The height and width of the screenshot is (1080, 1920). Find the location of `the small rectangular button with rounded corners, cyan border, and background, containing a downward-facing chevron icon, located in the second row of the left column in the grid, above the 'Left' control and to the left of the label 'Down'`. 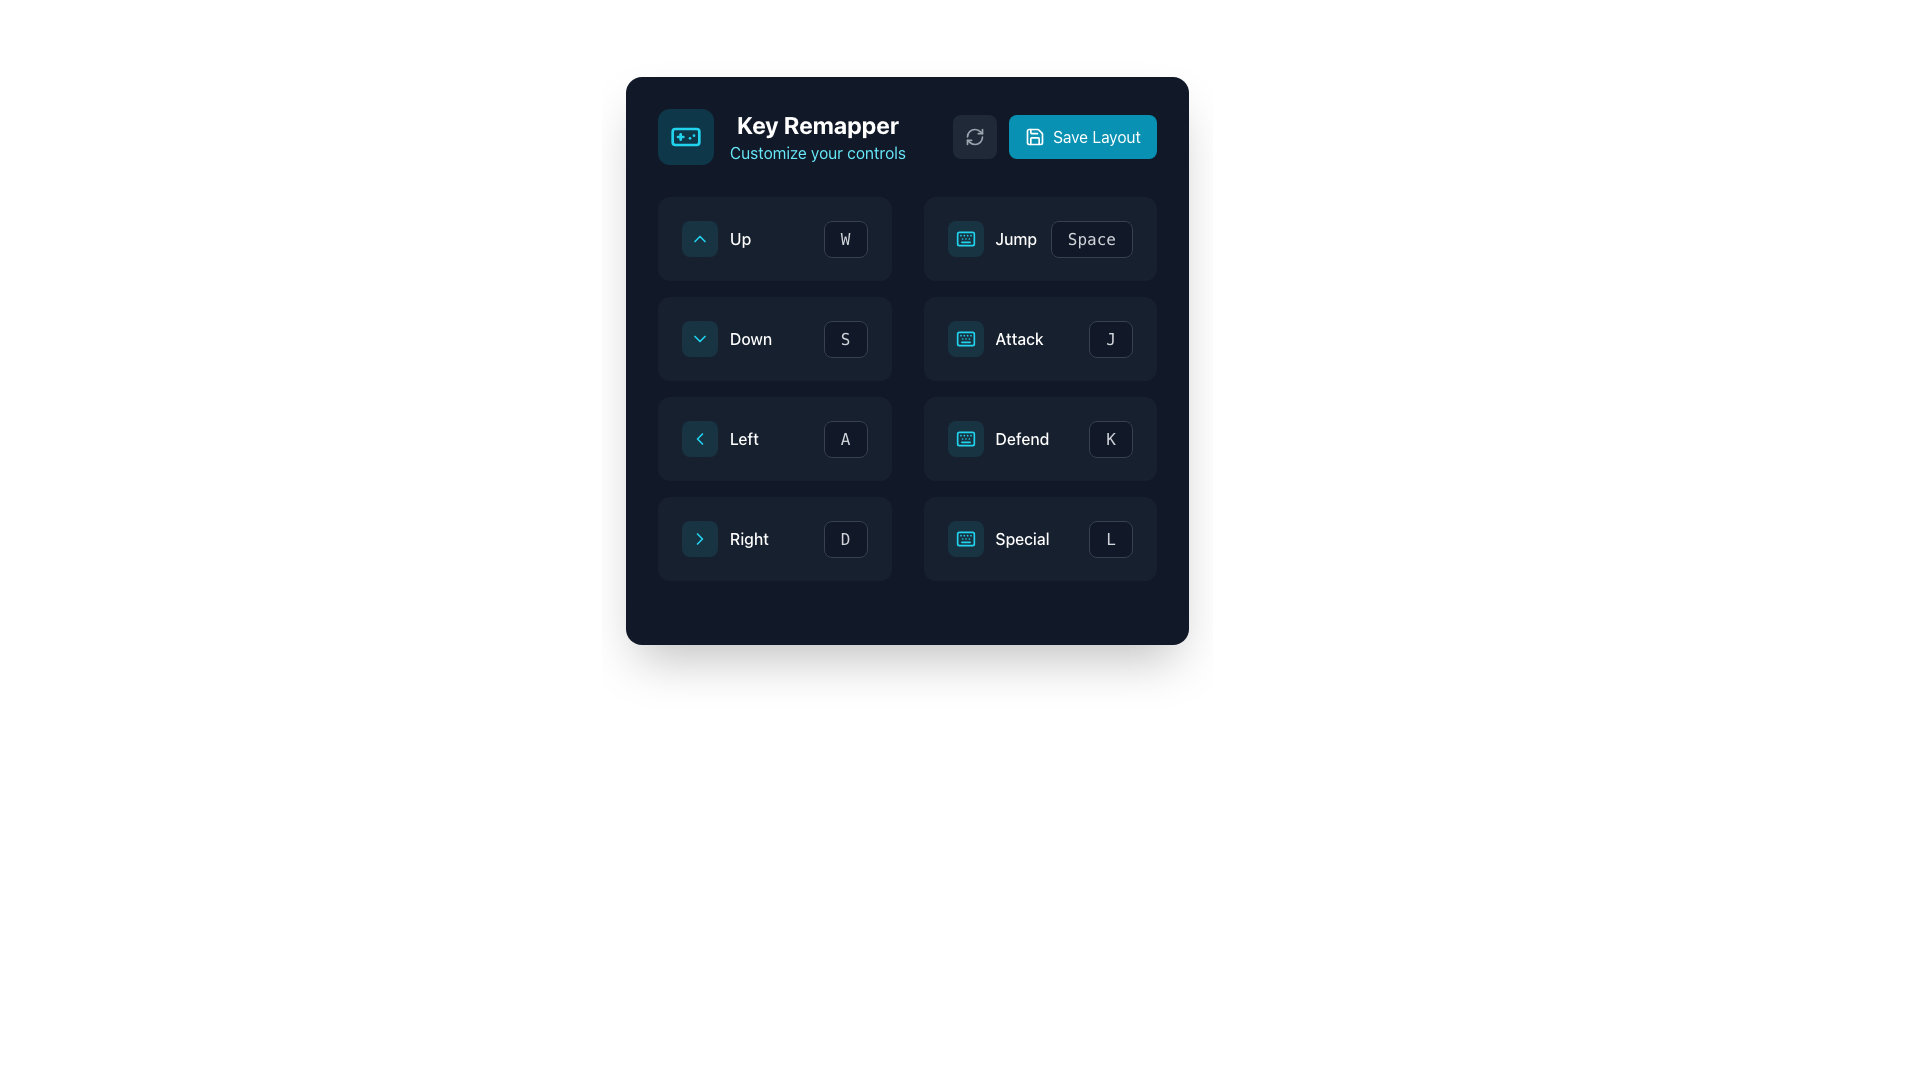

the small rectangular button with rounded corners, cyan border, and background, containing a downward-facing chevron icon, located in the second row of the left column in the grid, above the 'Left' control and to the left of the label 'Down' is located at coordinates (700, 338).